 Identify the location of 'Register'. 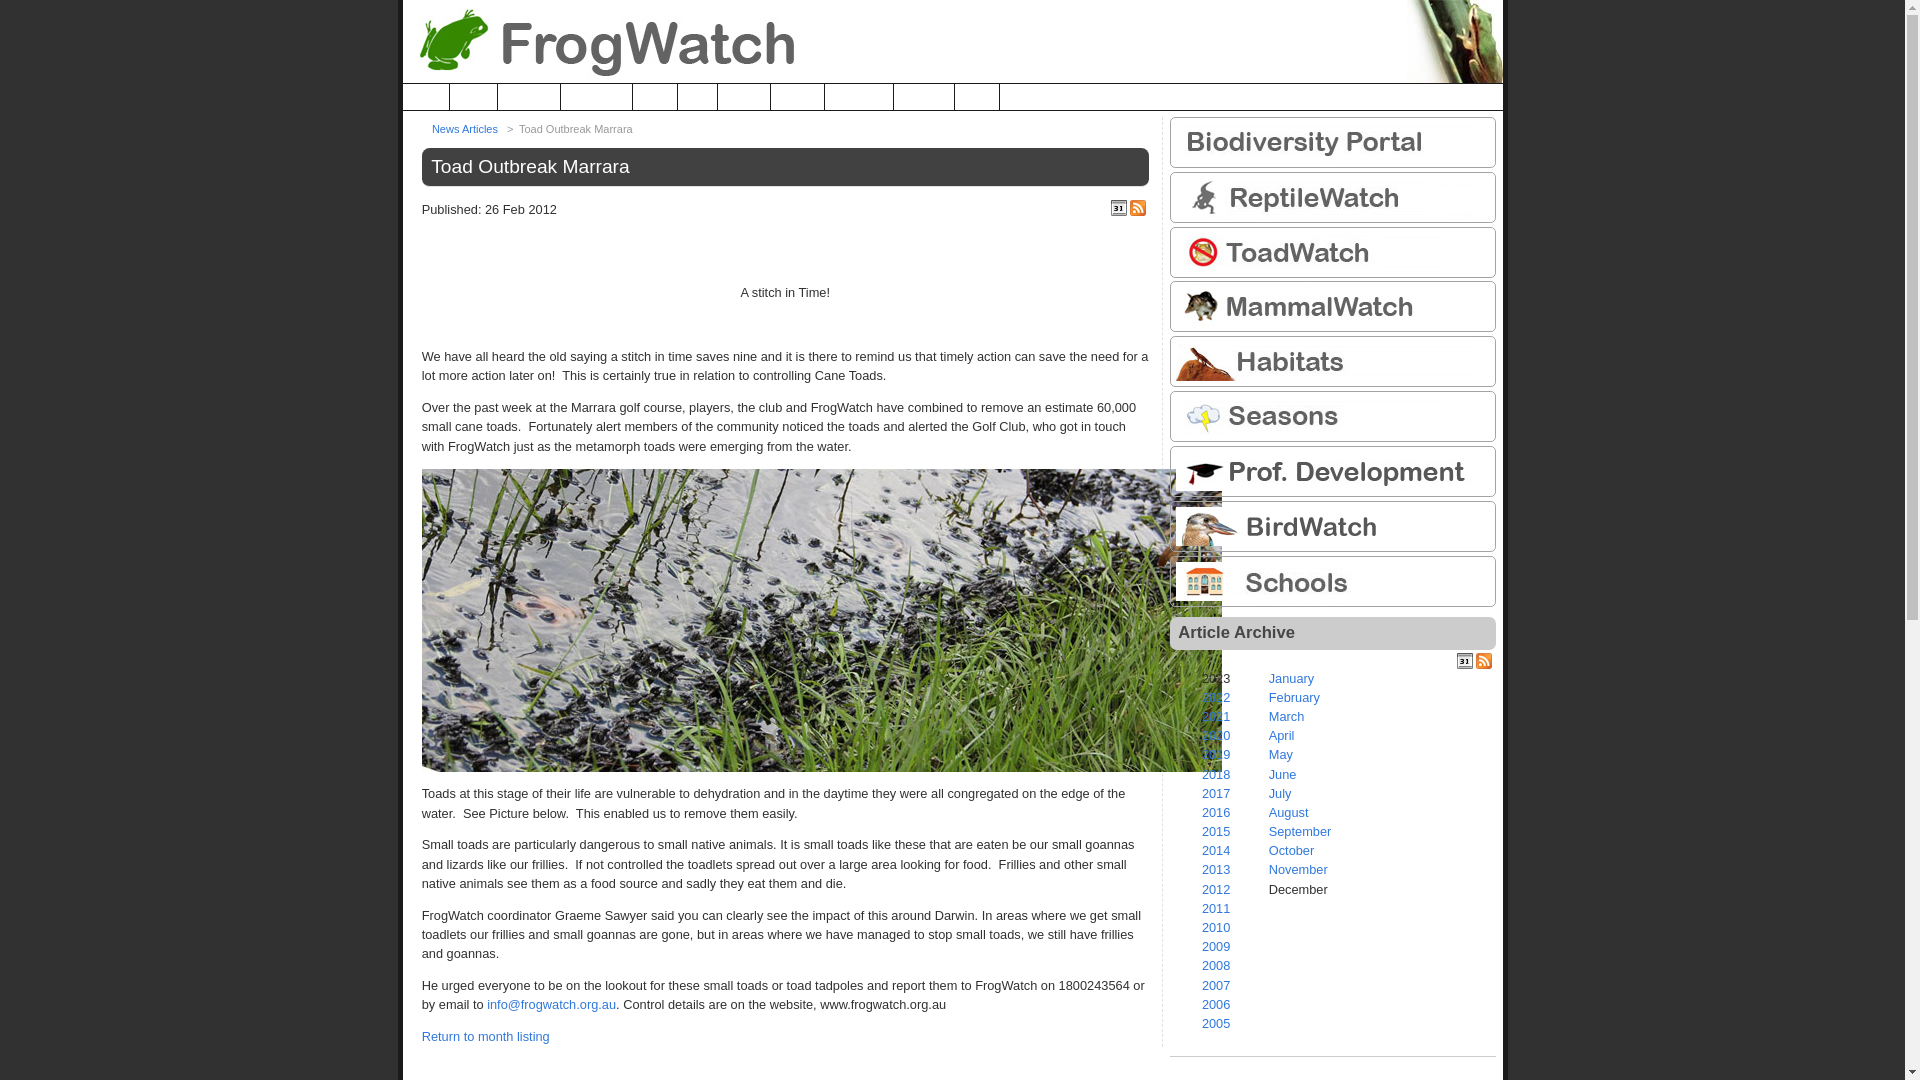
(923, 96).